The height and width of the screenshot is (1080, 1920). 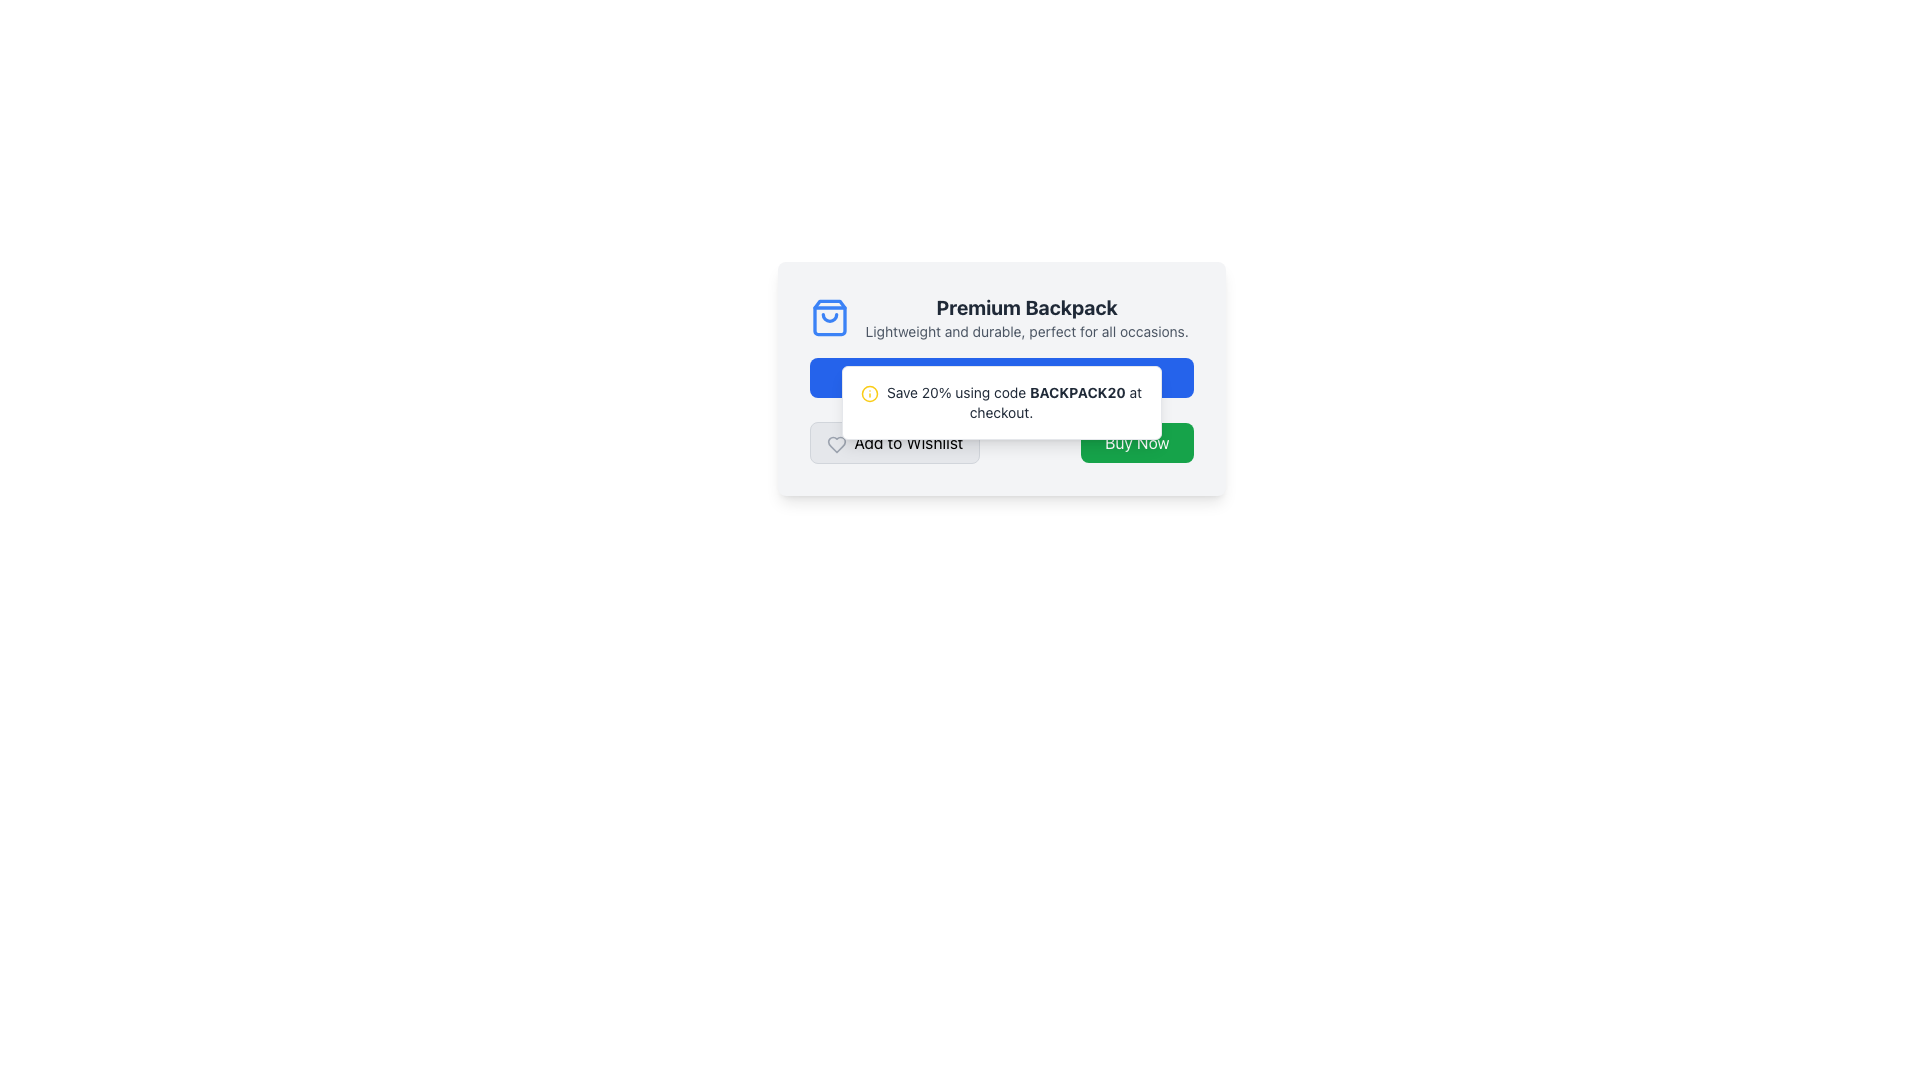 I want to click on product description text located directly beneath the 'Premium Backpack' header, which provides additional details about its features, so click(x=1027, y=330).